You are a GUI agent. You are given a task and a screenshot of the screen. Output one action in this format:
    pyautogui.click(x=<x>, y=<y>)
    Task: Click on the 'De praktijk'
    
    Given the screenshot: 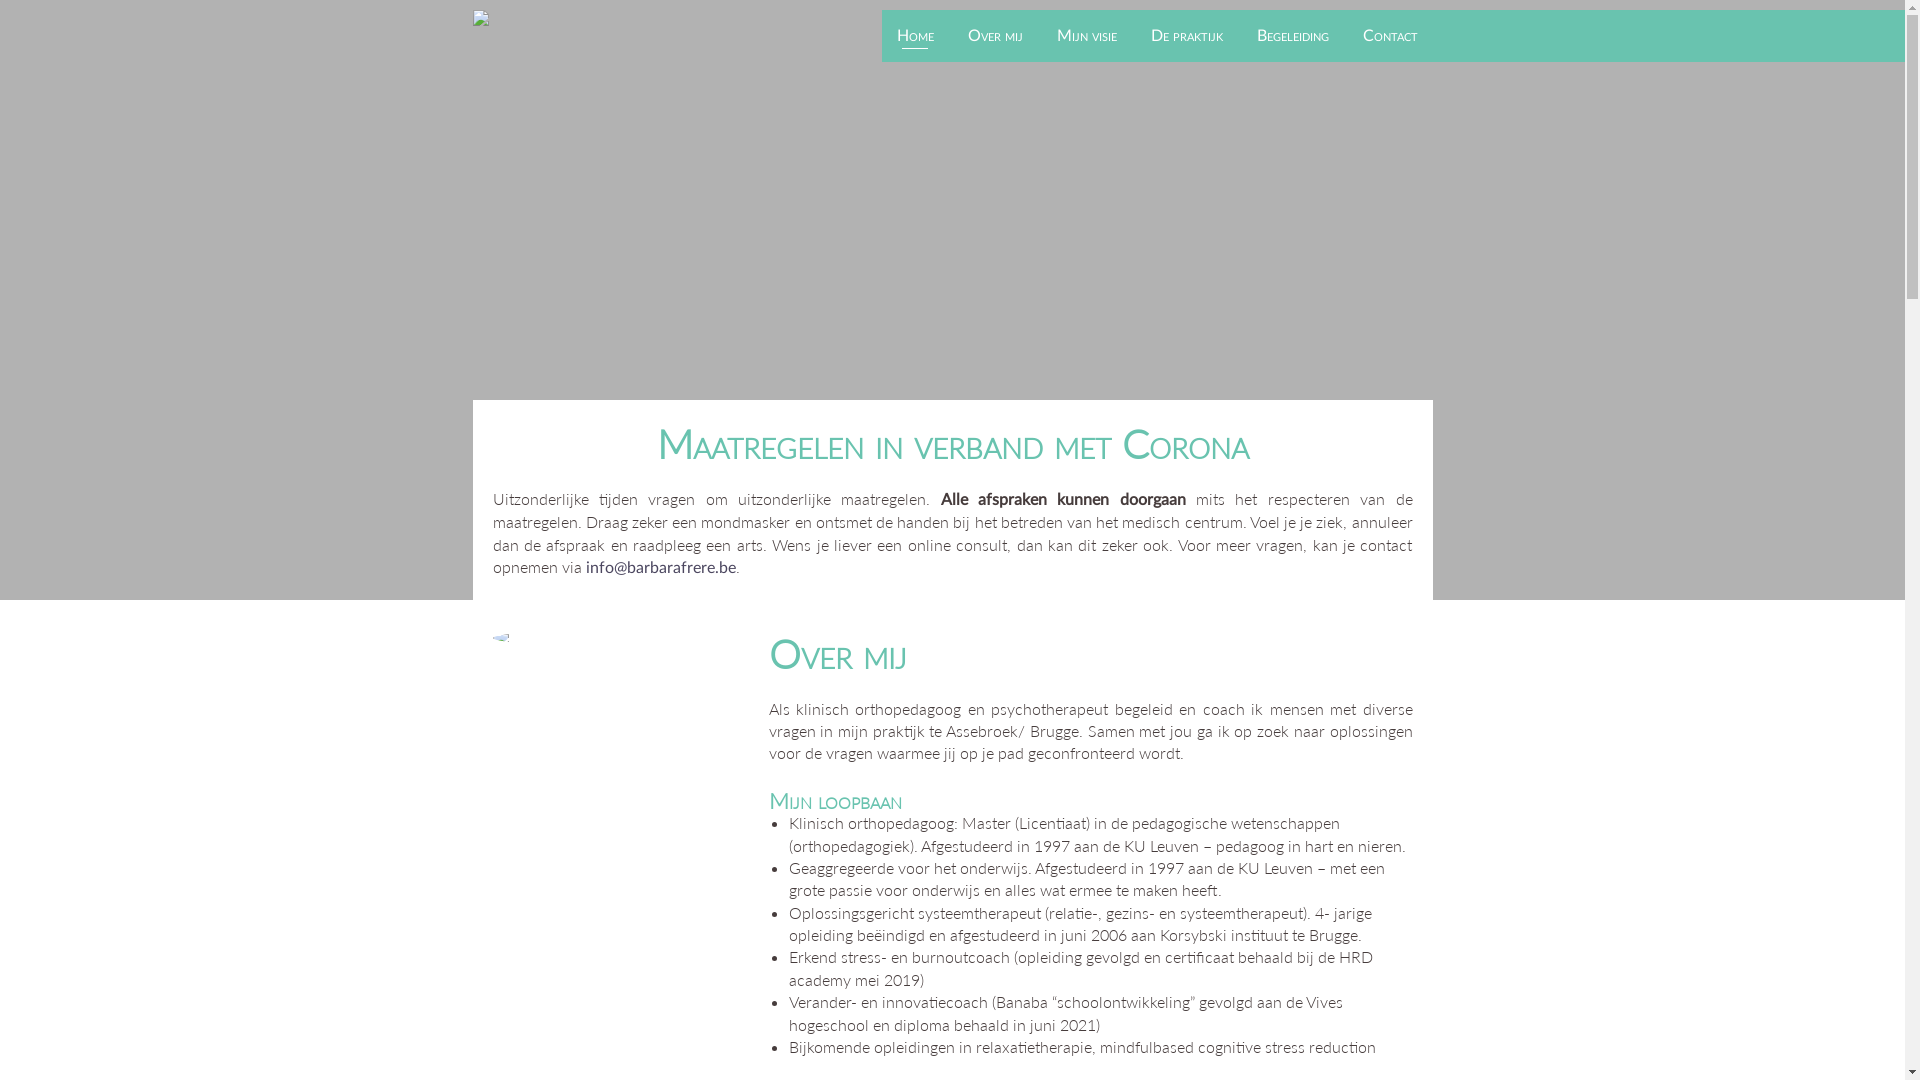 What is the action you would take?
    pyautogui.click(x=1186, y=35)
    